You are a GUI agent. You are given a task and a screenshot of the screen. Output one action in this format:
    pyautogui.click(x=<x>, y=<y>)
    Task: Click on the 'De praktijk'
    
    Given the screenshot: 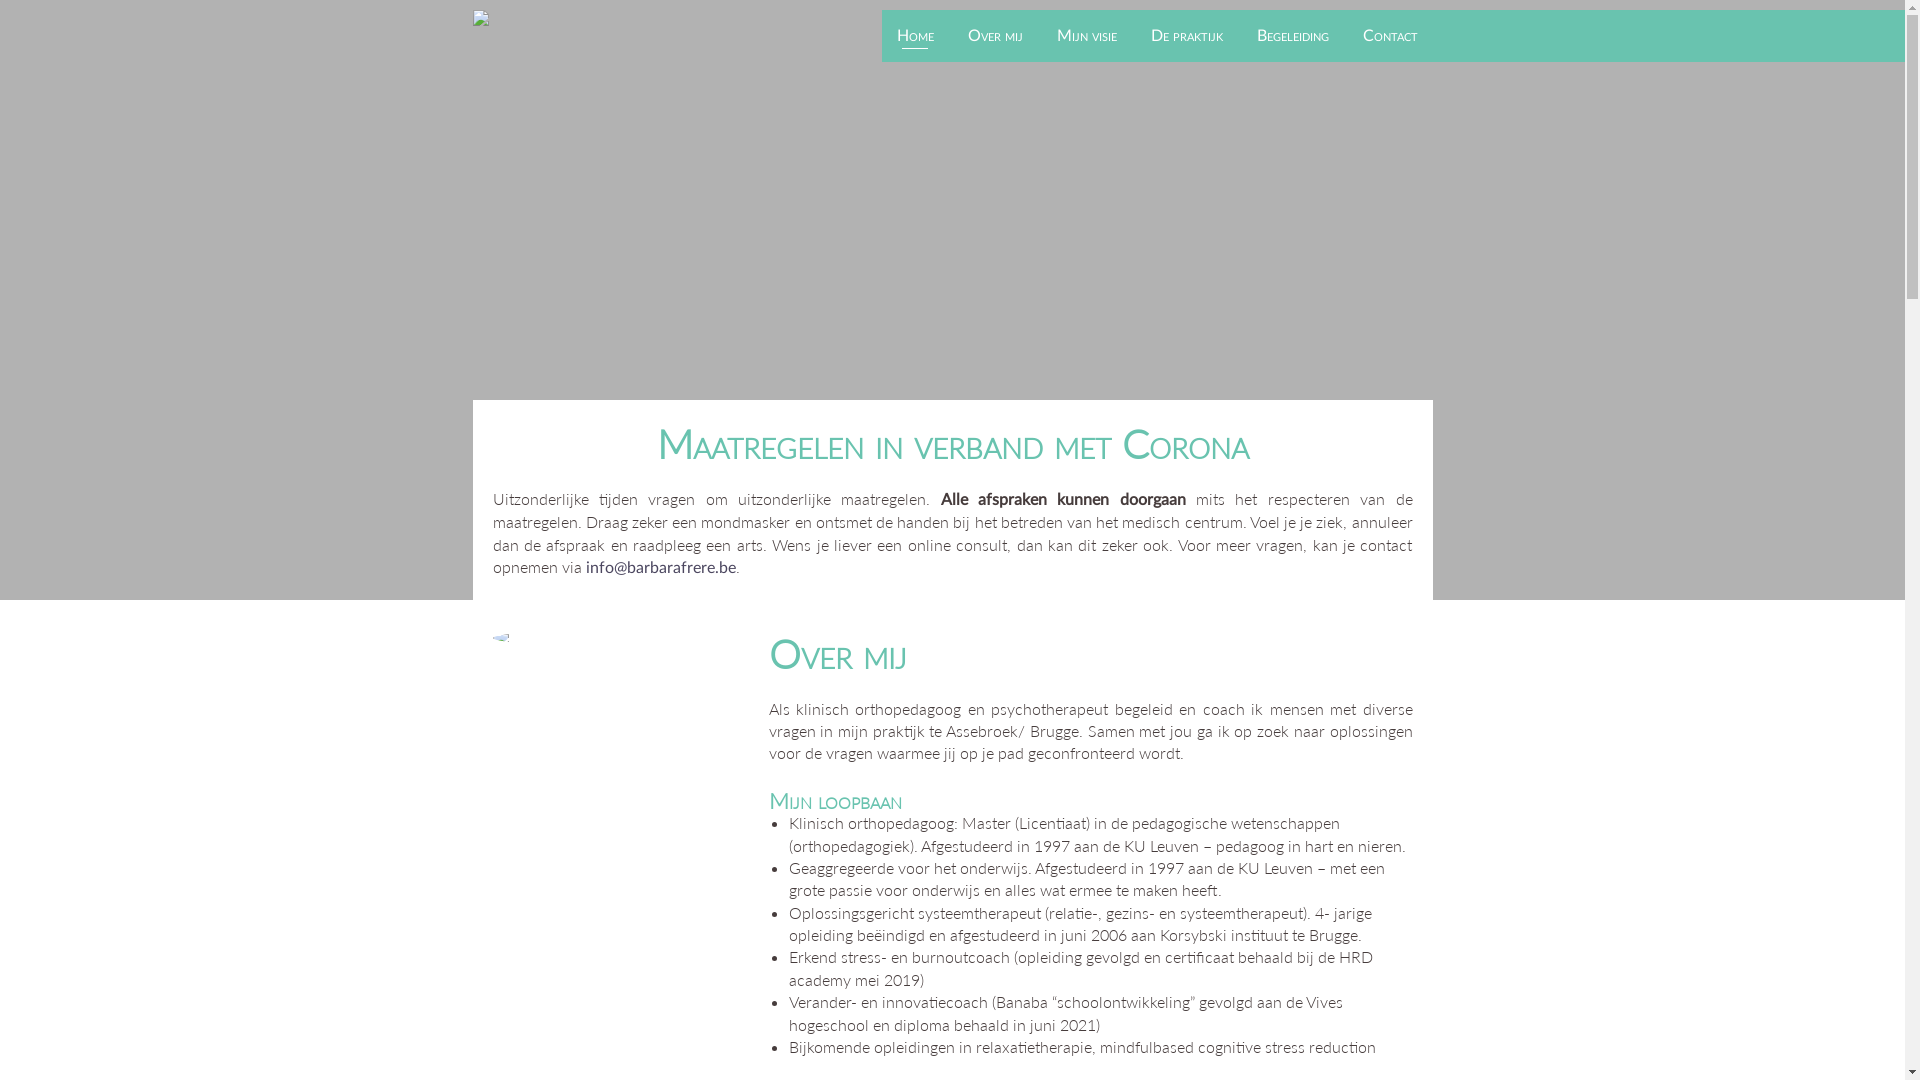 What is the action you would take?
    pyautogui.click(x=1186, y=35)
    